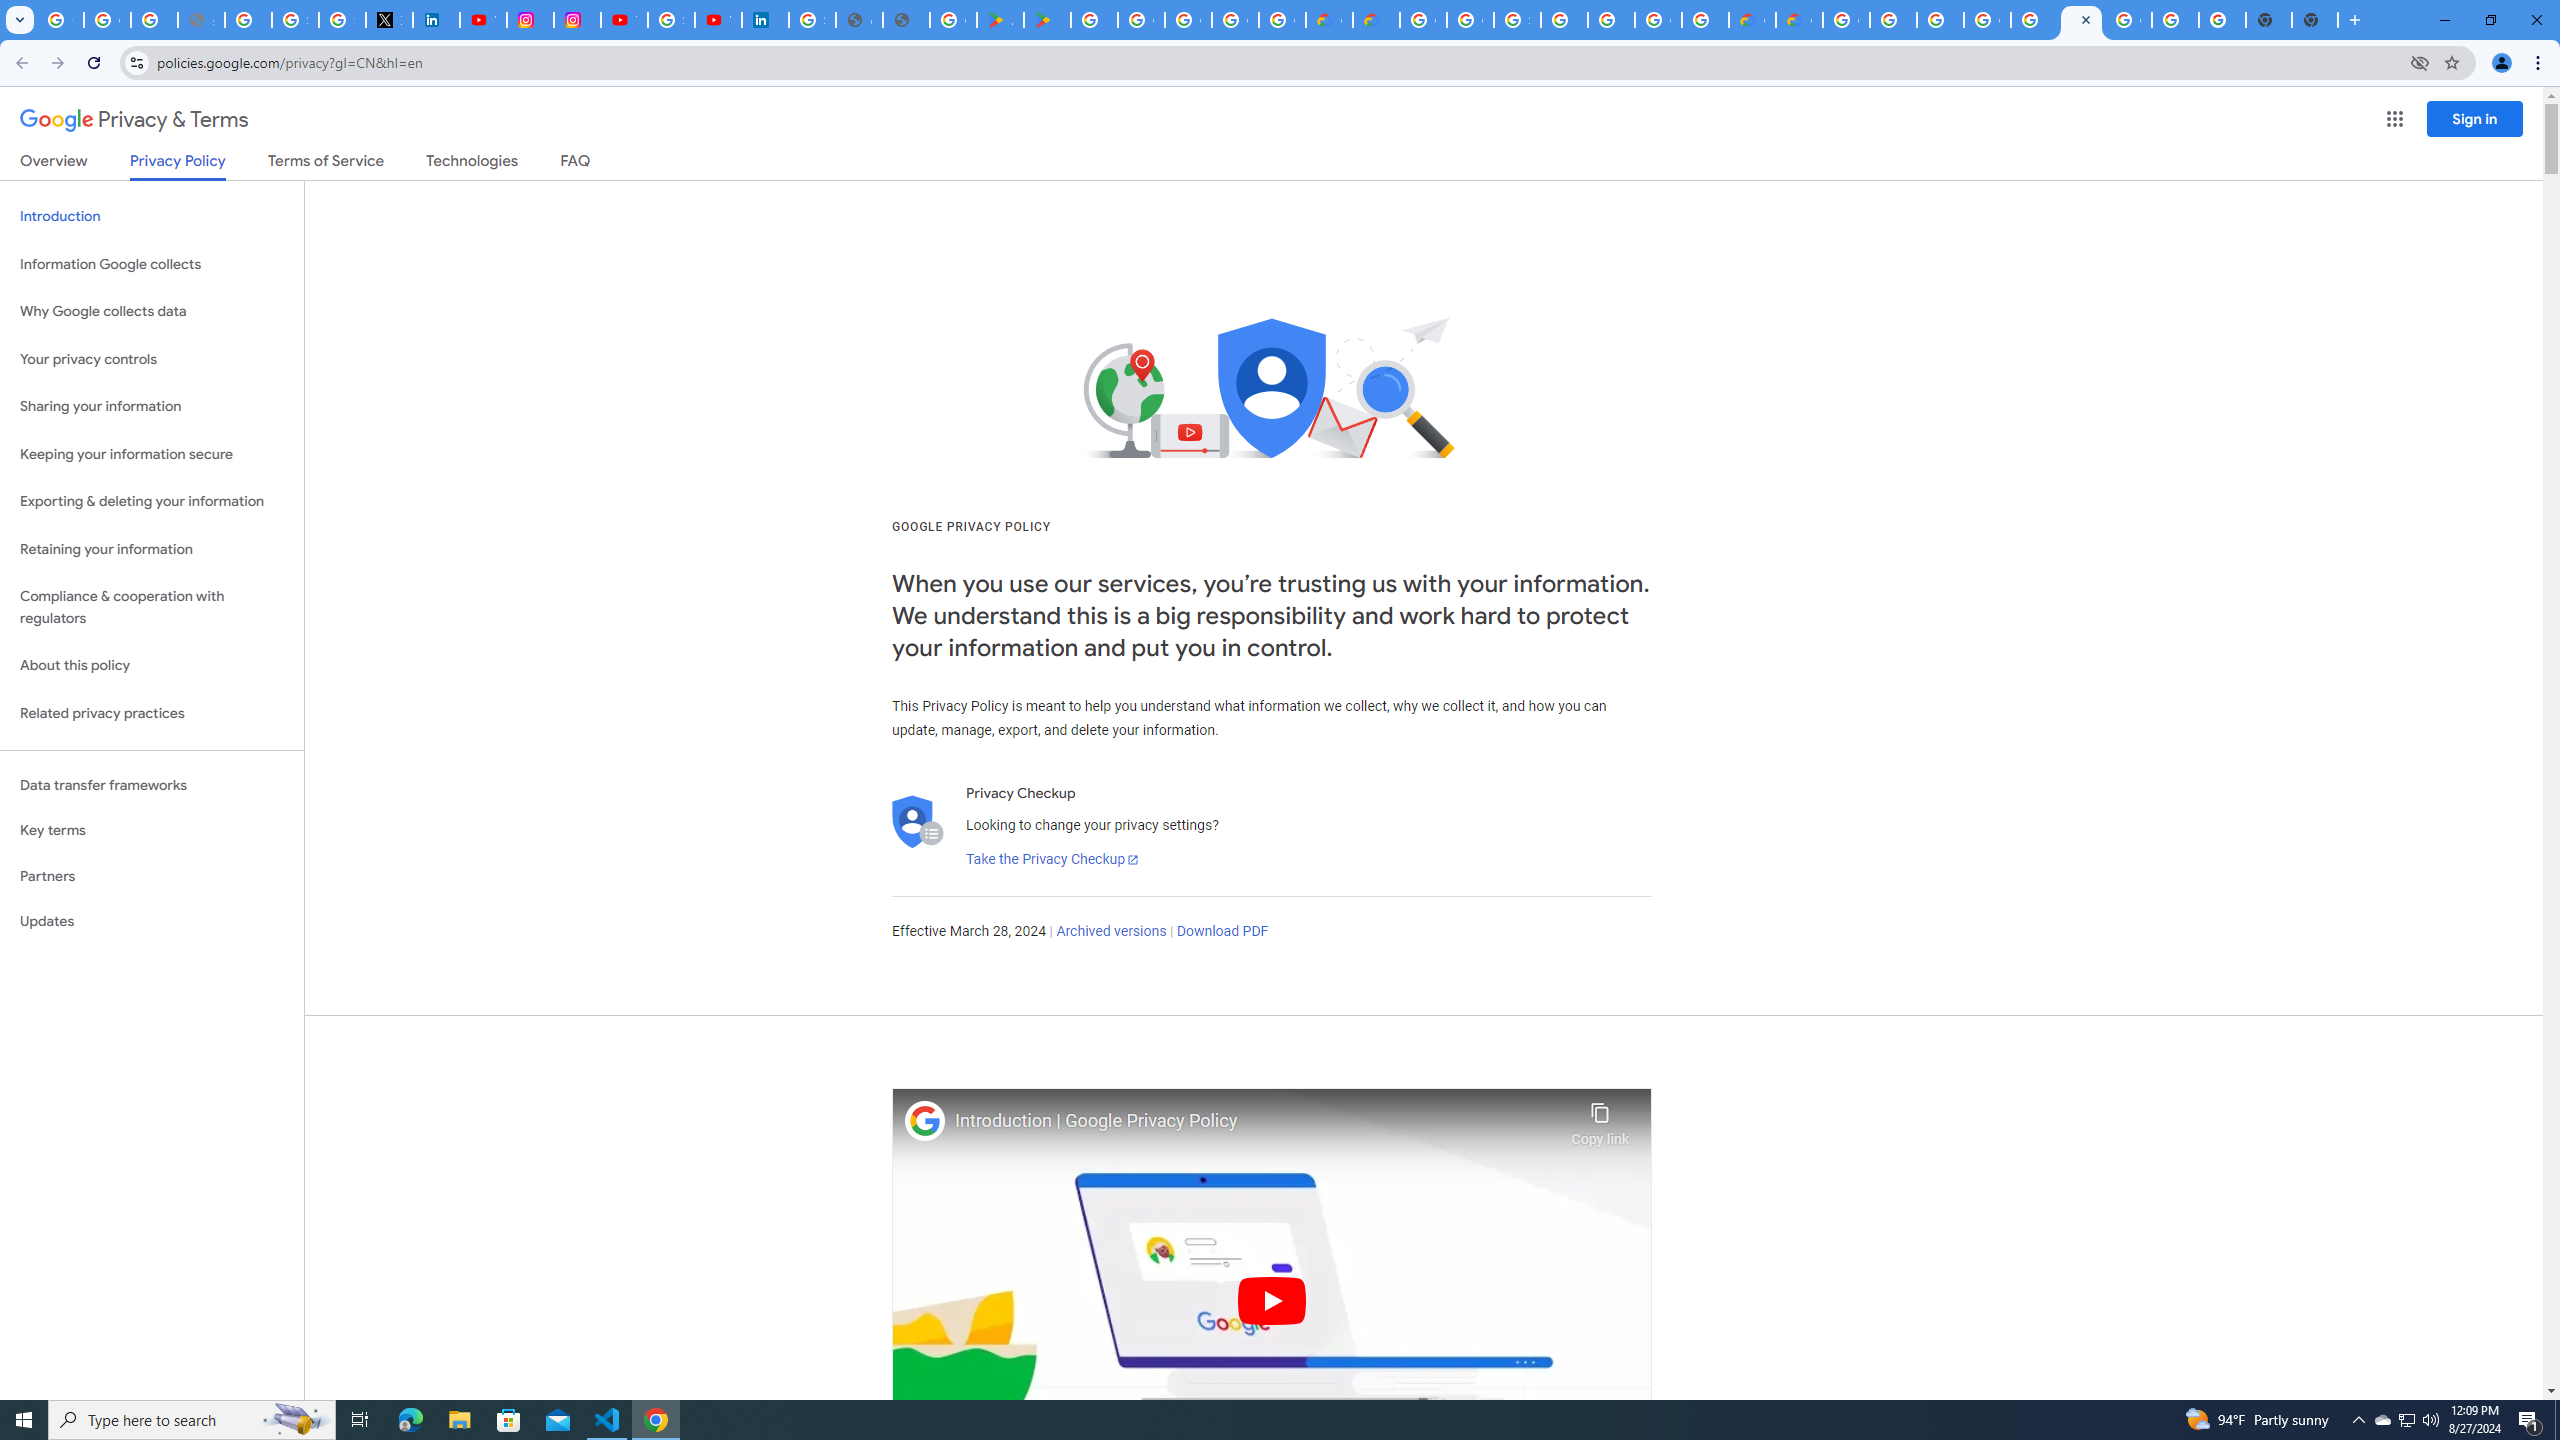 The image size is (2560, 1440). What do you see at coordinates (575, 164) in the screenshot?
I see `'FAQ'` at bounding box center [575, 164].